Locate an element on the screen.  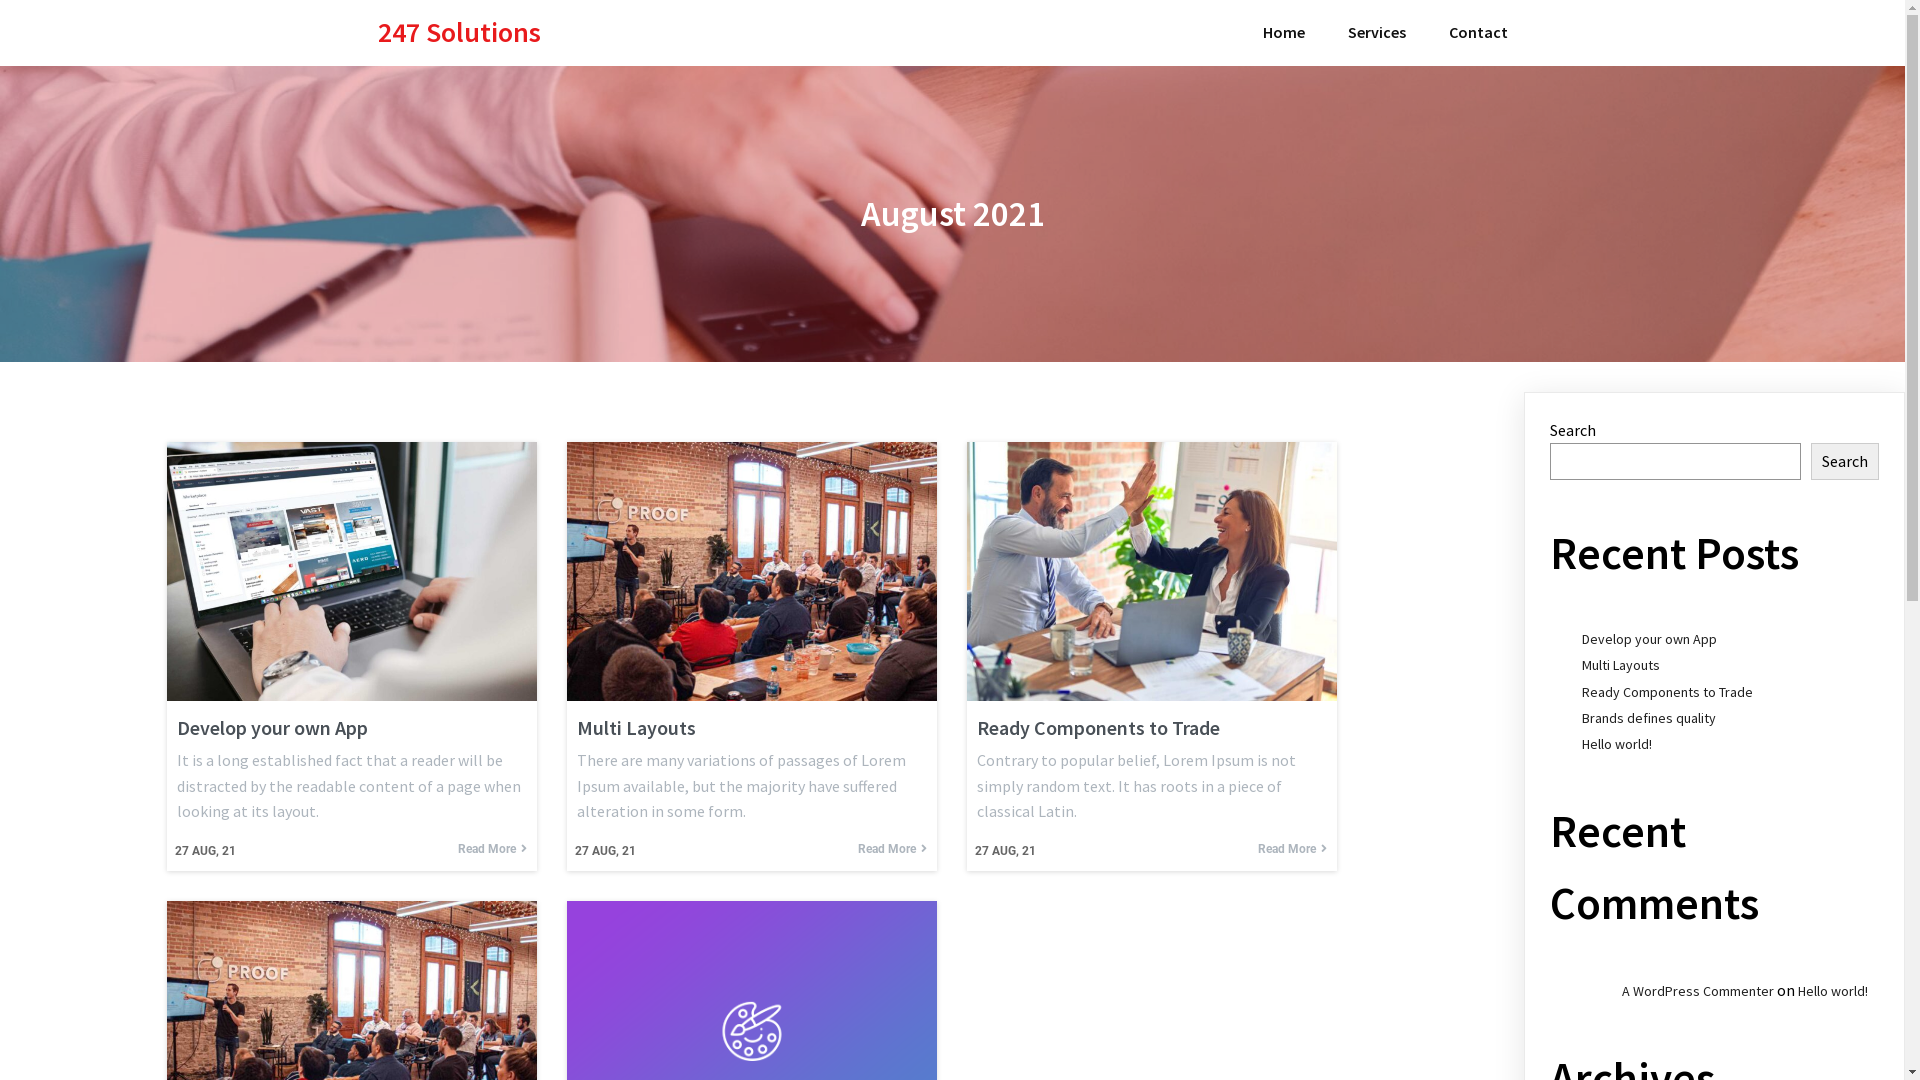
'Read More' is located at coordinates (1292, 848).